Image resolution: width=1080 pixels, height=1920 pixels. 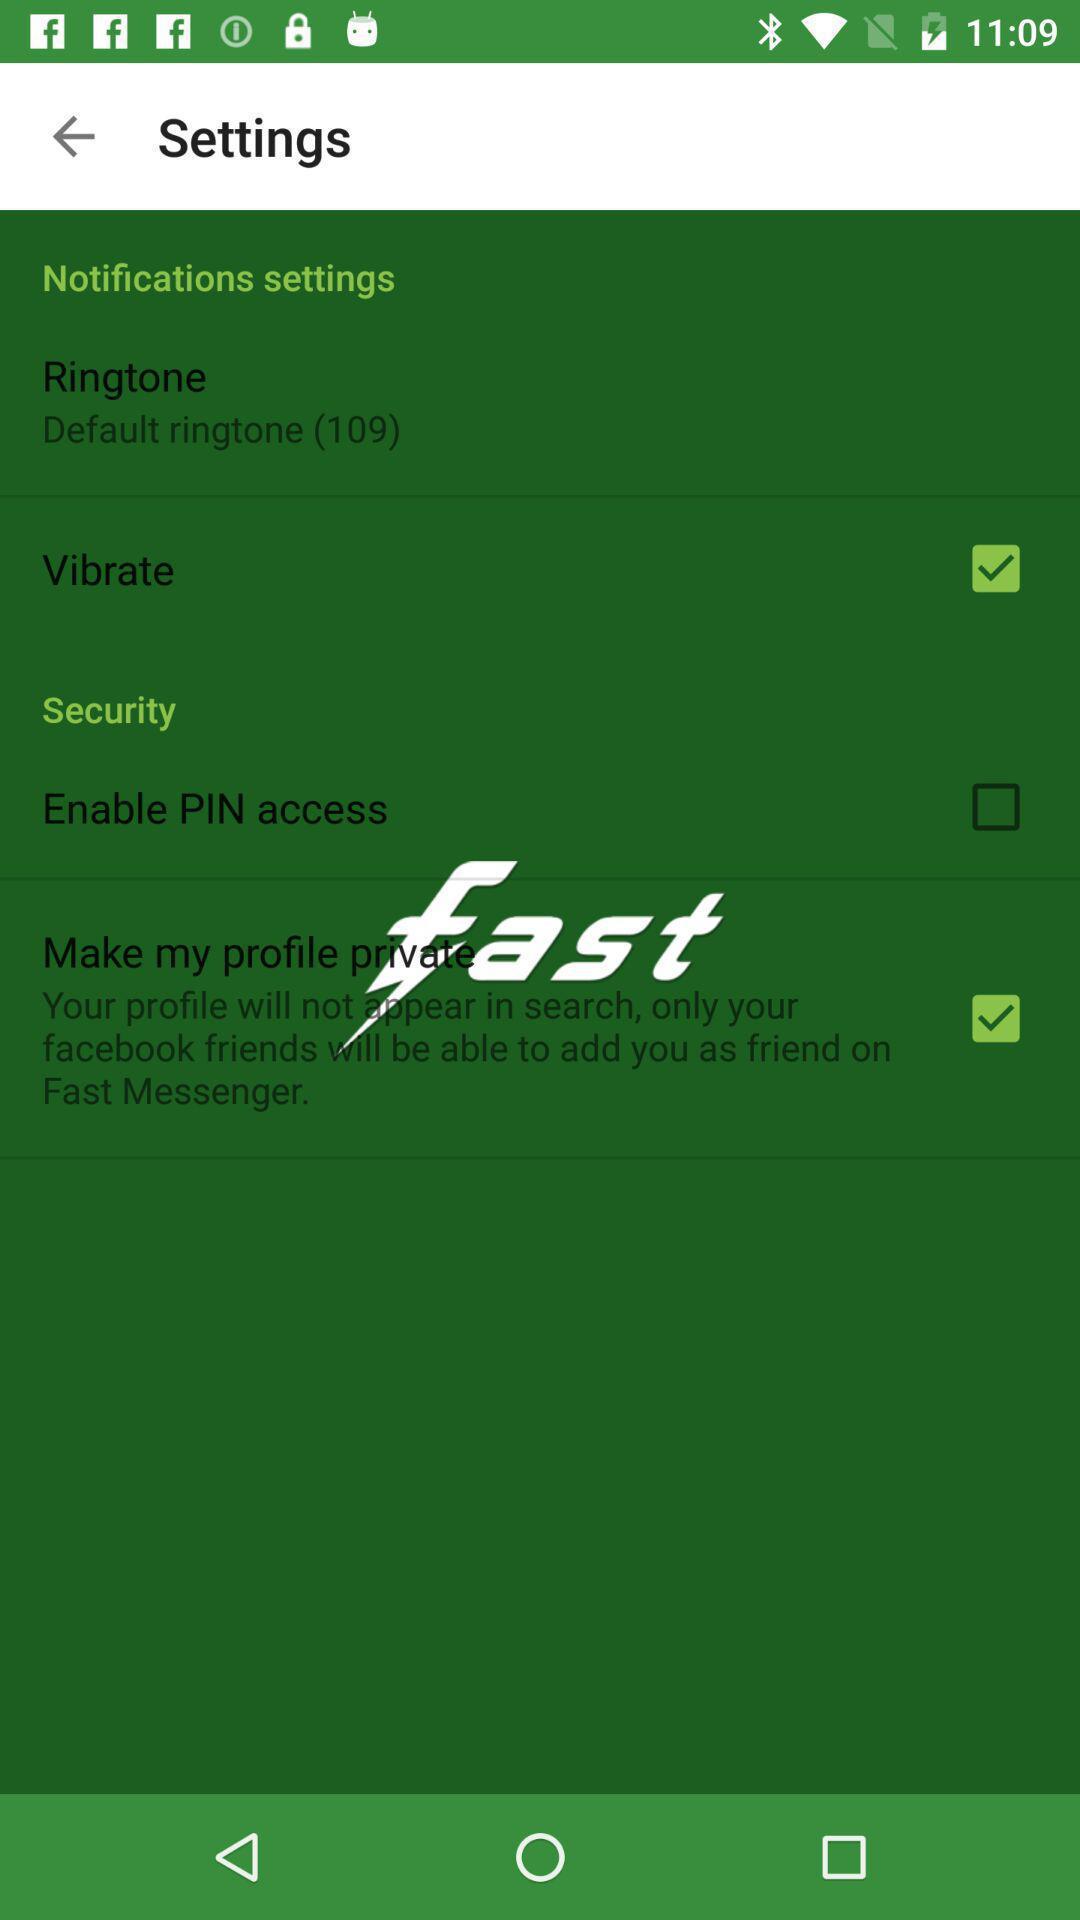 What do you see at coordinates (221, 427) in the screenshot?
I see `the default ringtone (109) item` at bounding box center [221, 427].